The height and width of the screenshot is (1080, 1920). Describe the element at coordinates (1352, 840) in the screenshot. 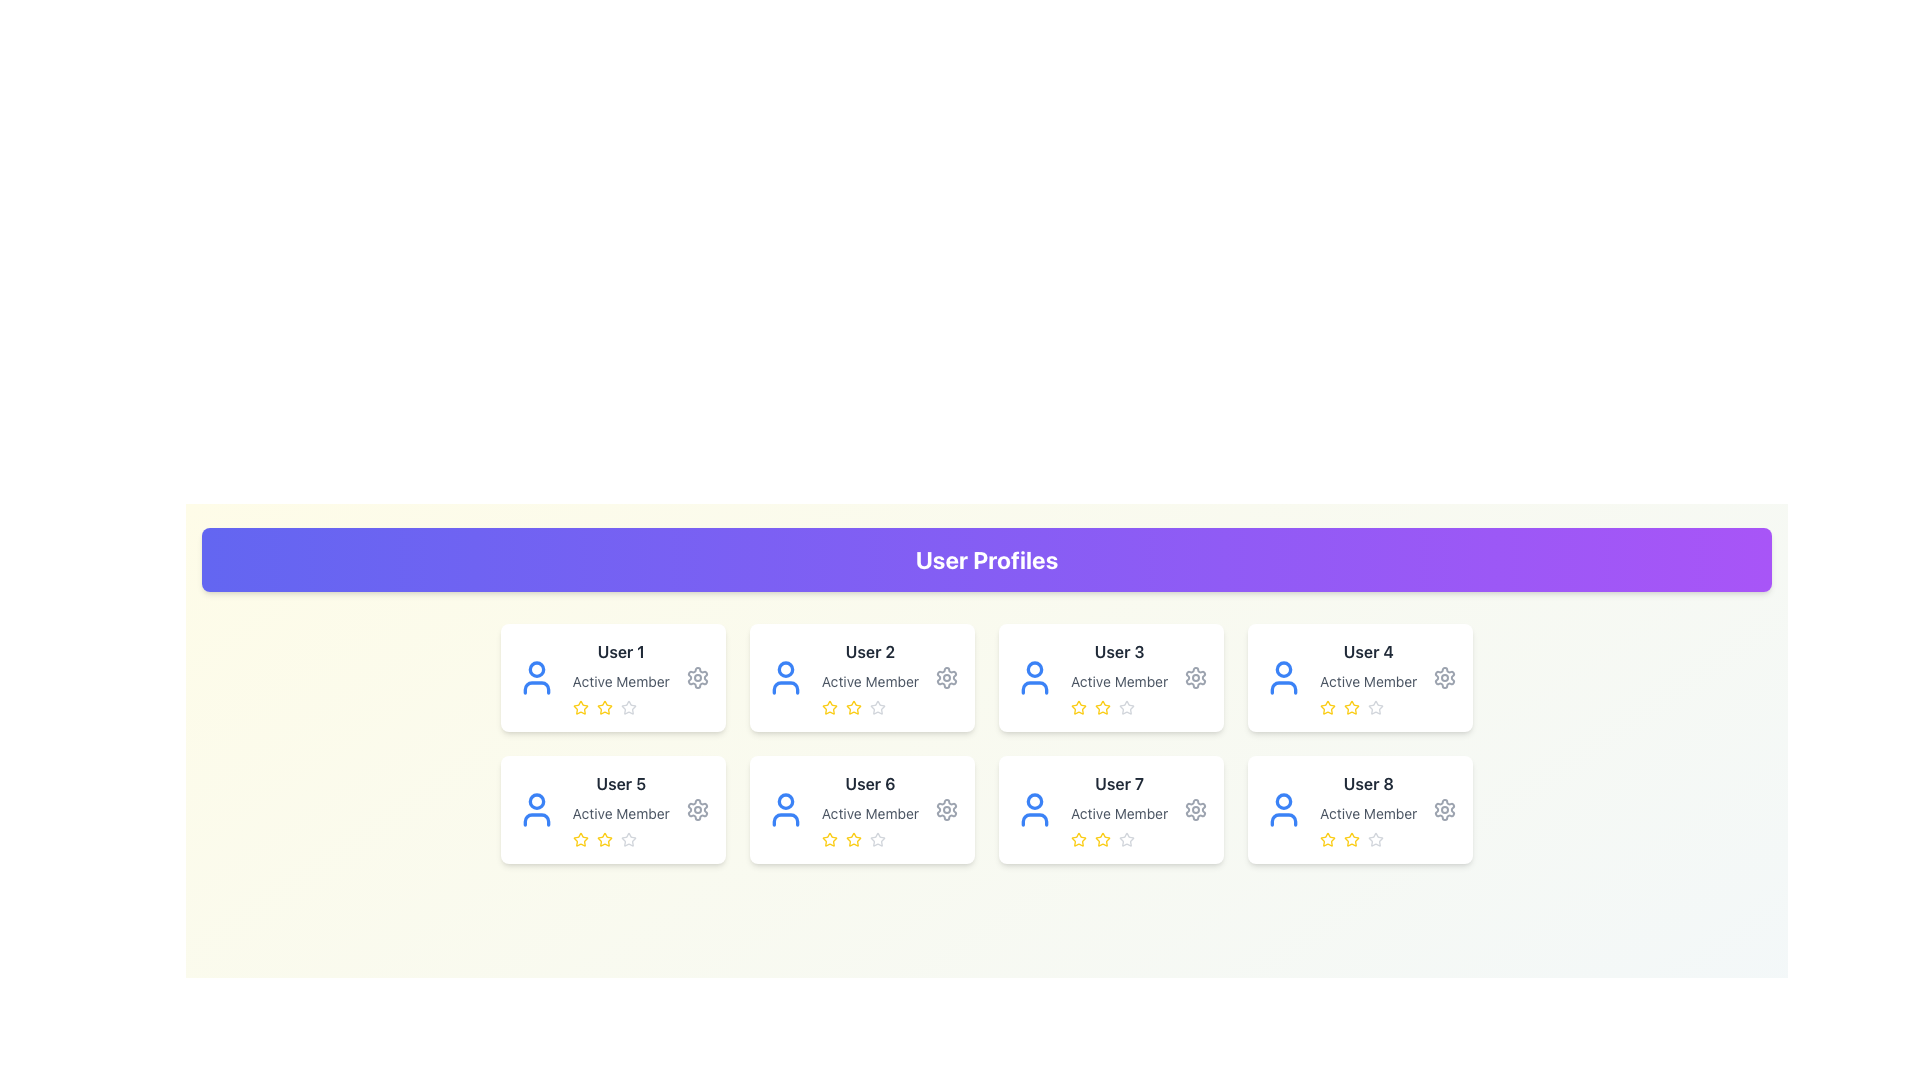

I see `the third star icon in the rating indicator for 'User 8'` at that location.